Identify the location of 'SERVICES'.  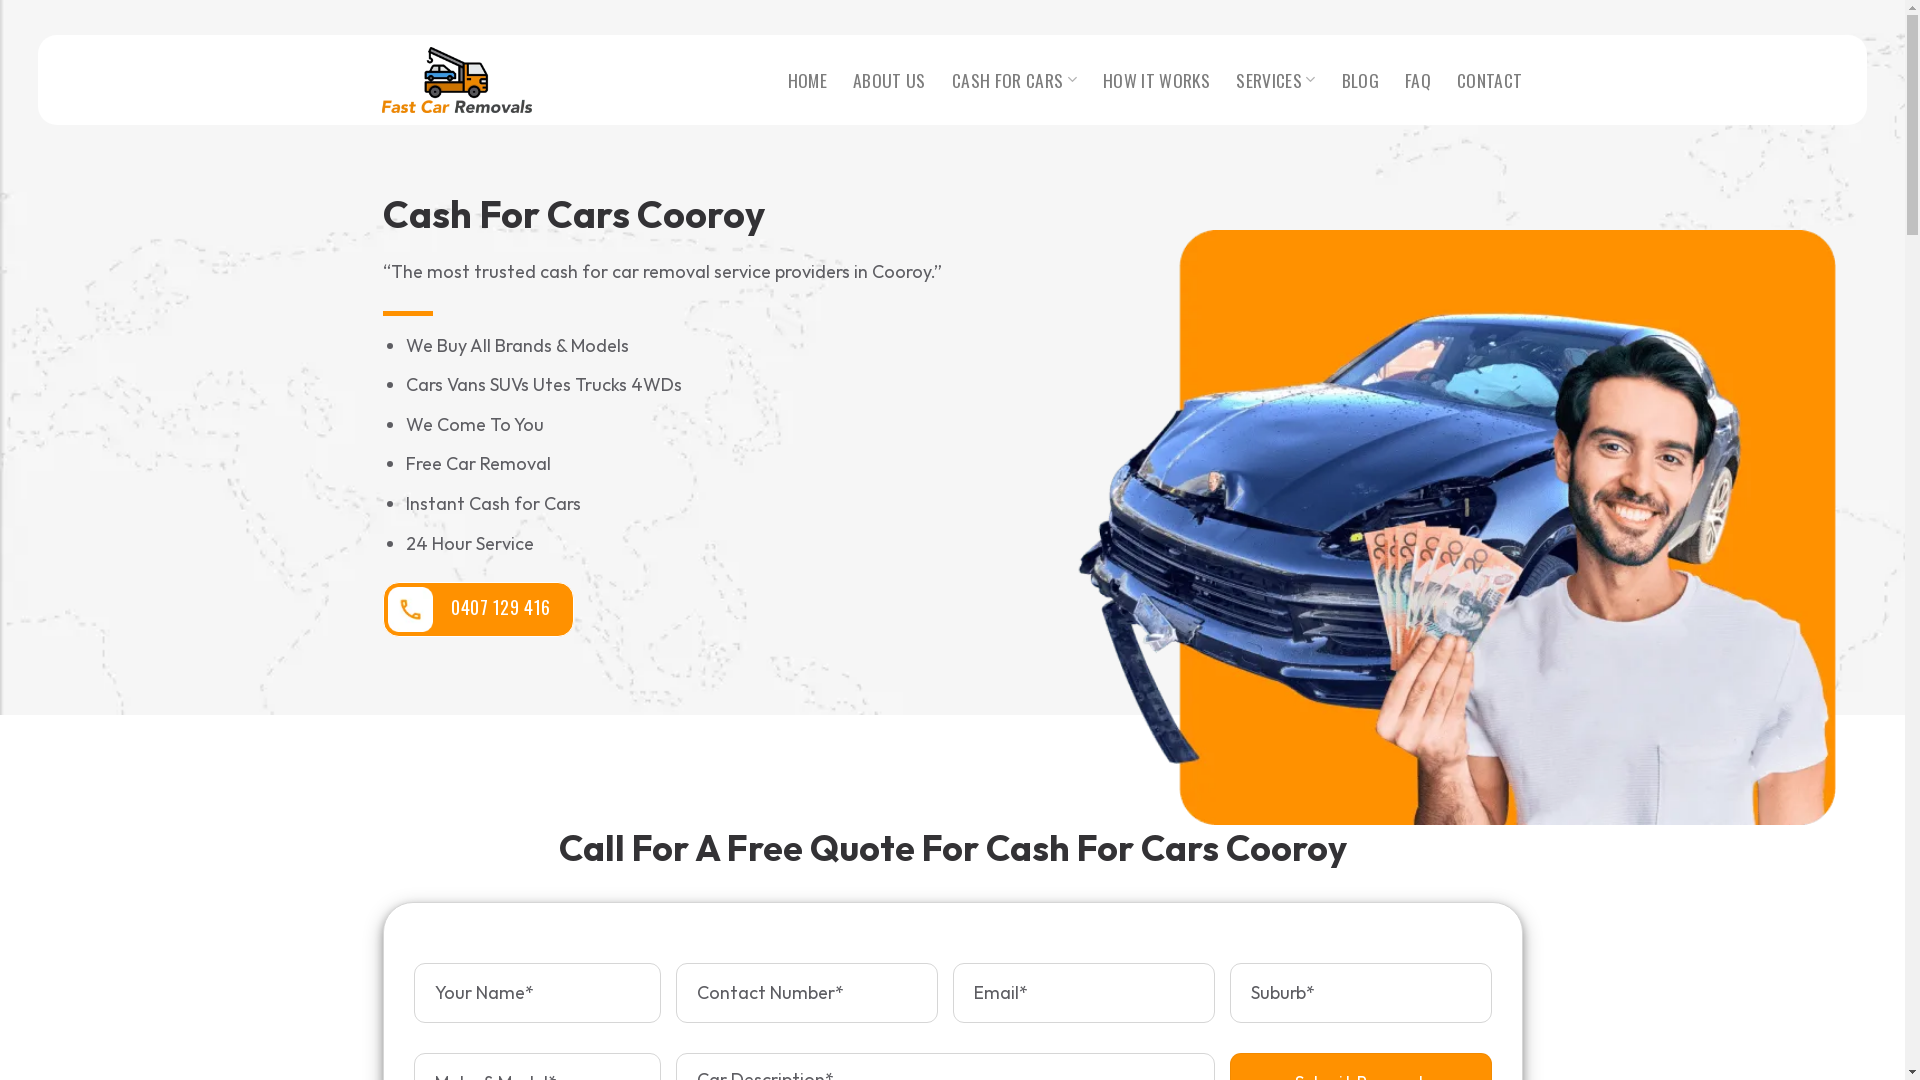
(1274, 78).